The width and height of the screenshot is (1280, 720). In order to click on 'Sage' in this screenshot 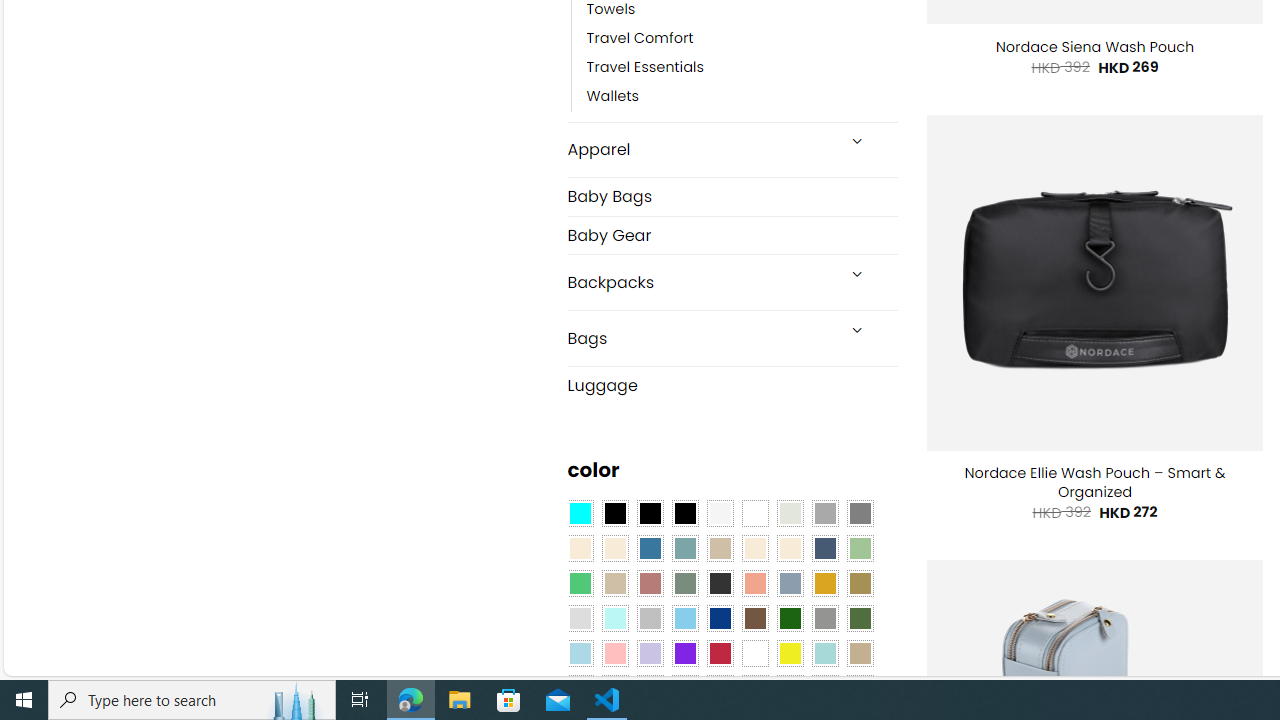, I will do `click(684, 583)`.